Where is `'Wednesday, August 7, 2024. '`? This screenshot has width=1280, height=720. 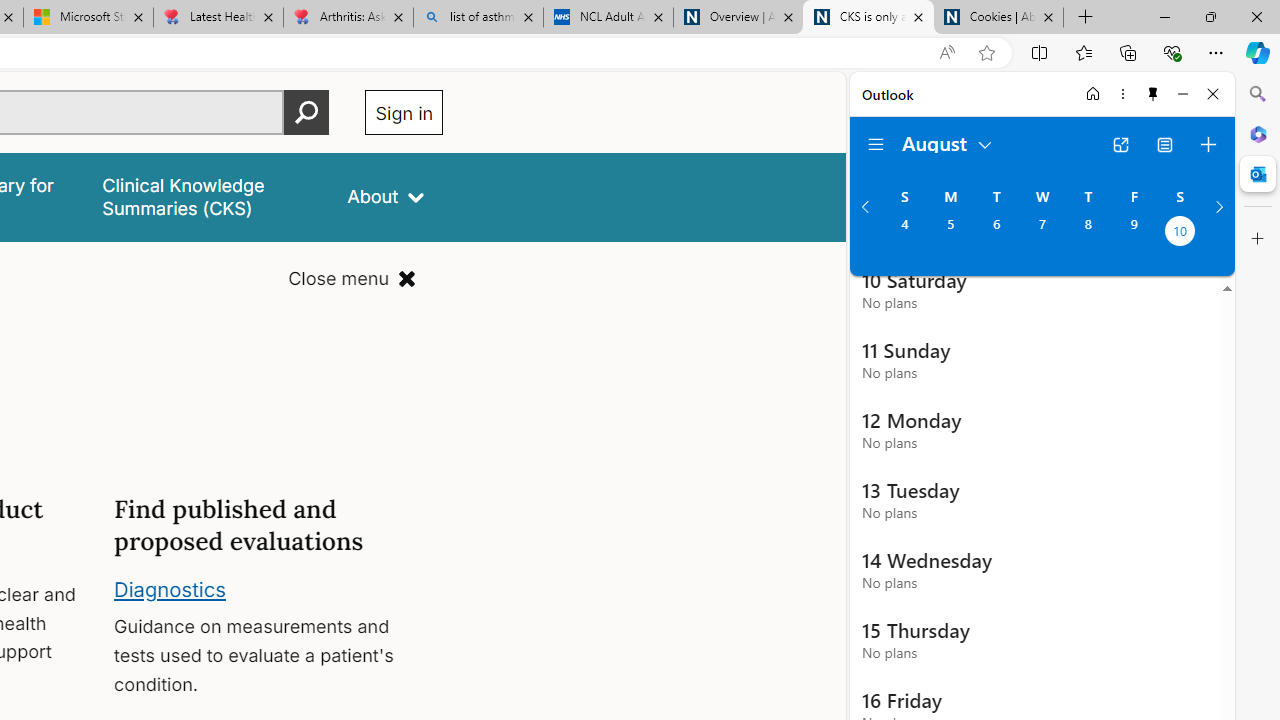 'Wednesday, August 7, 2024. ' is located at coordinates (1041, 232).